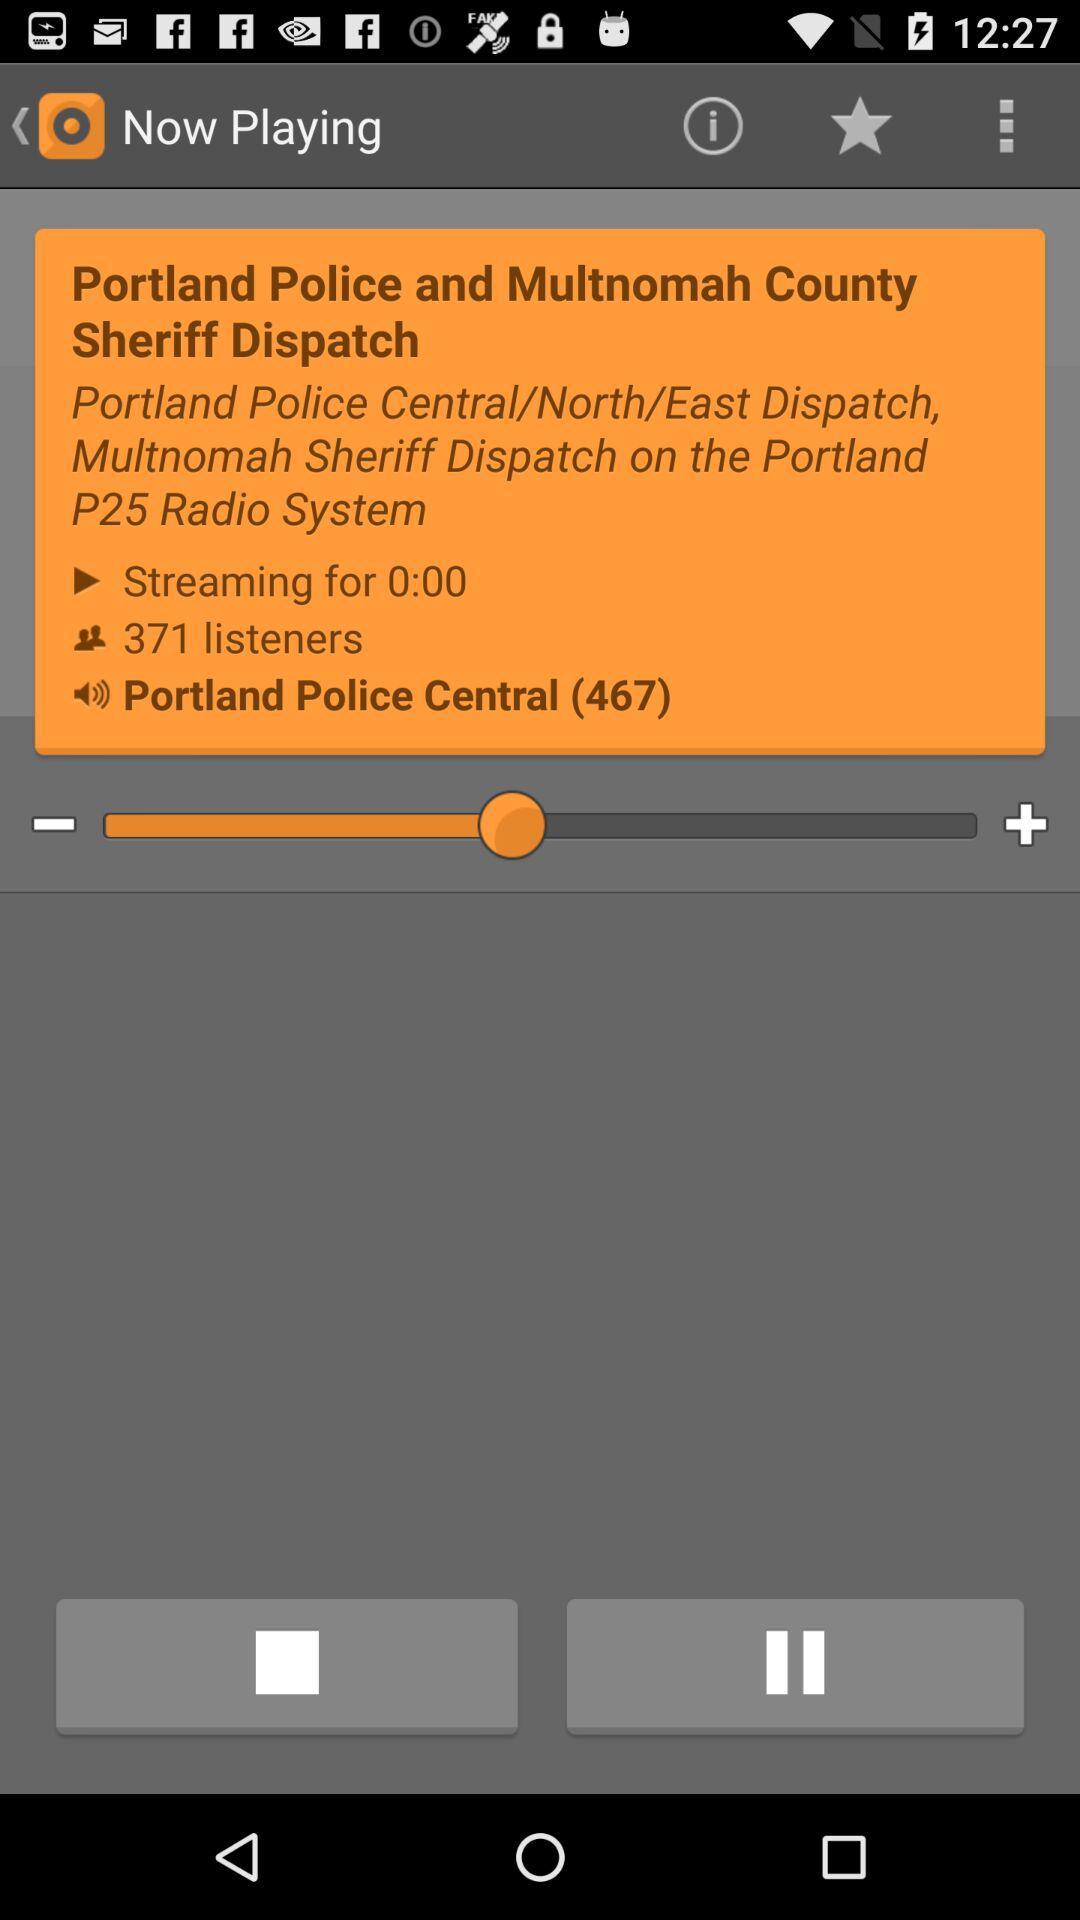 This screenshot has height=1920, width=1080. I want to click on app above the portland police and icon, so click(858, 124).